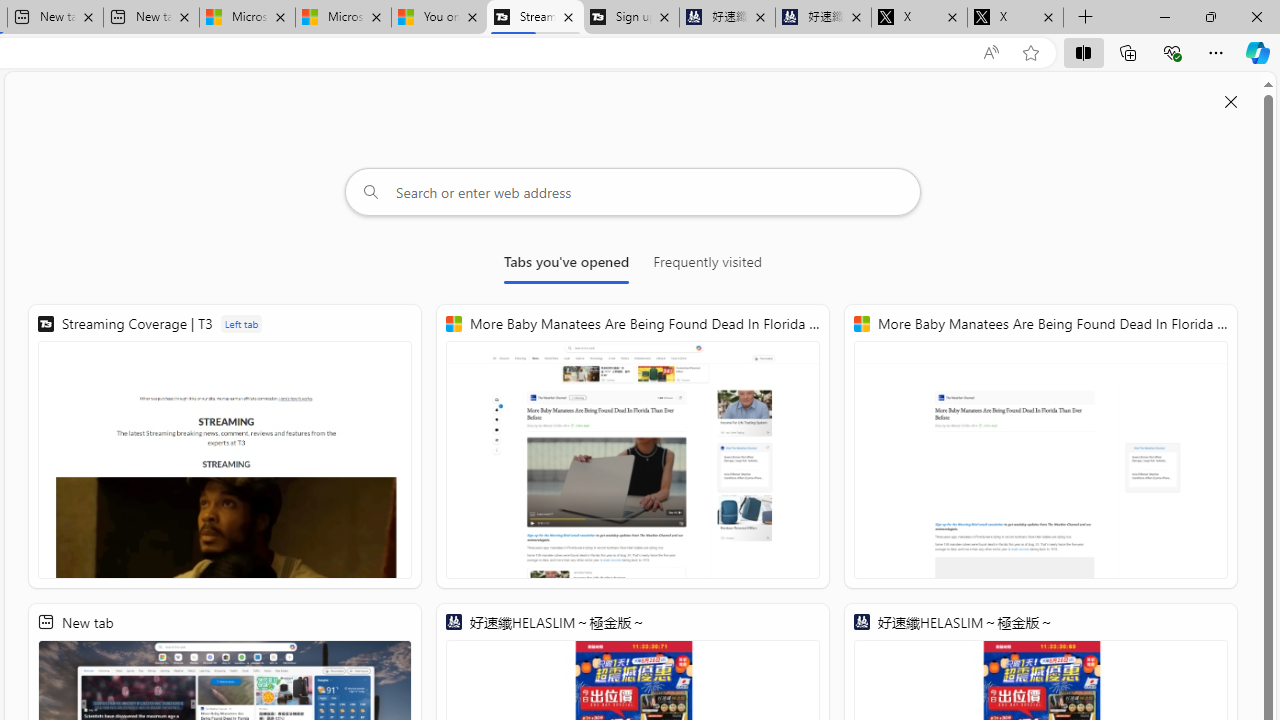 Image resolution: width=1280 pixels, height=720 pixels. I want to click on 'Frequently visited', so click(707, 265).